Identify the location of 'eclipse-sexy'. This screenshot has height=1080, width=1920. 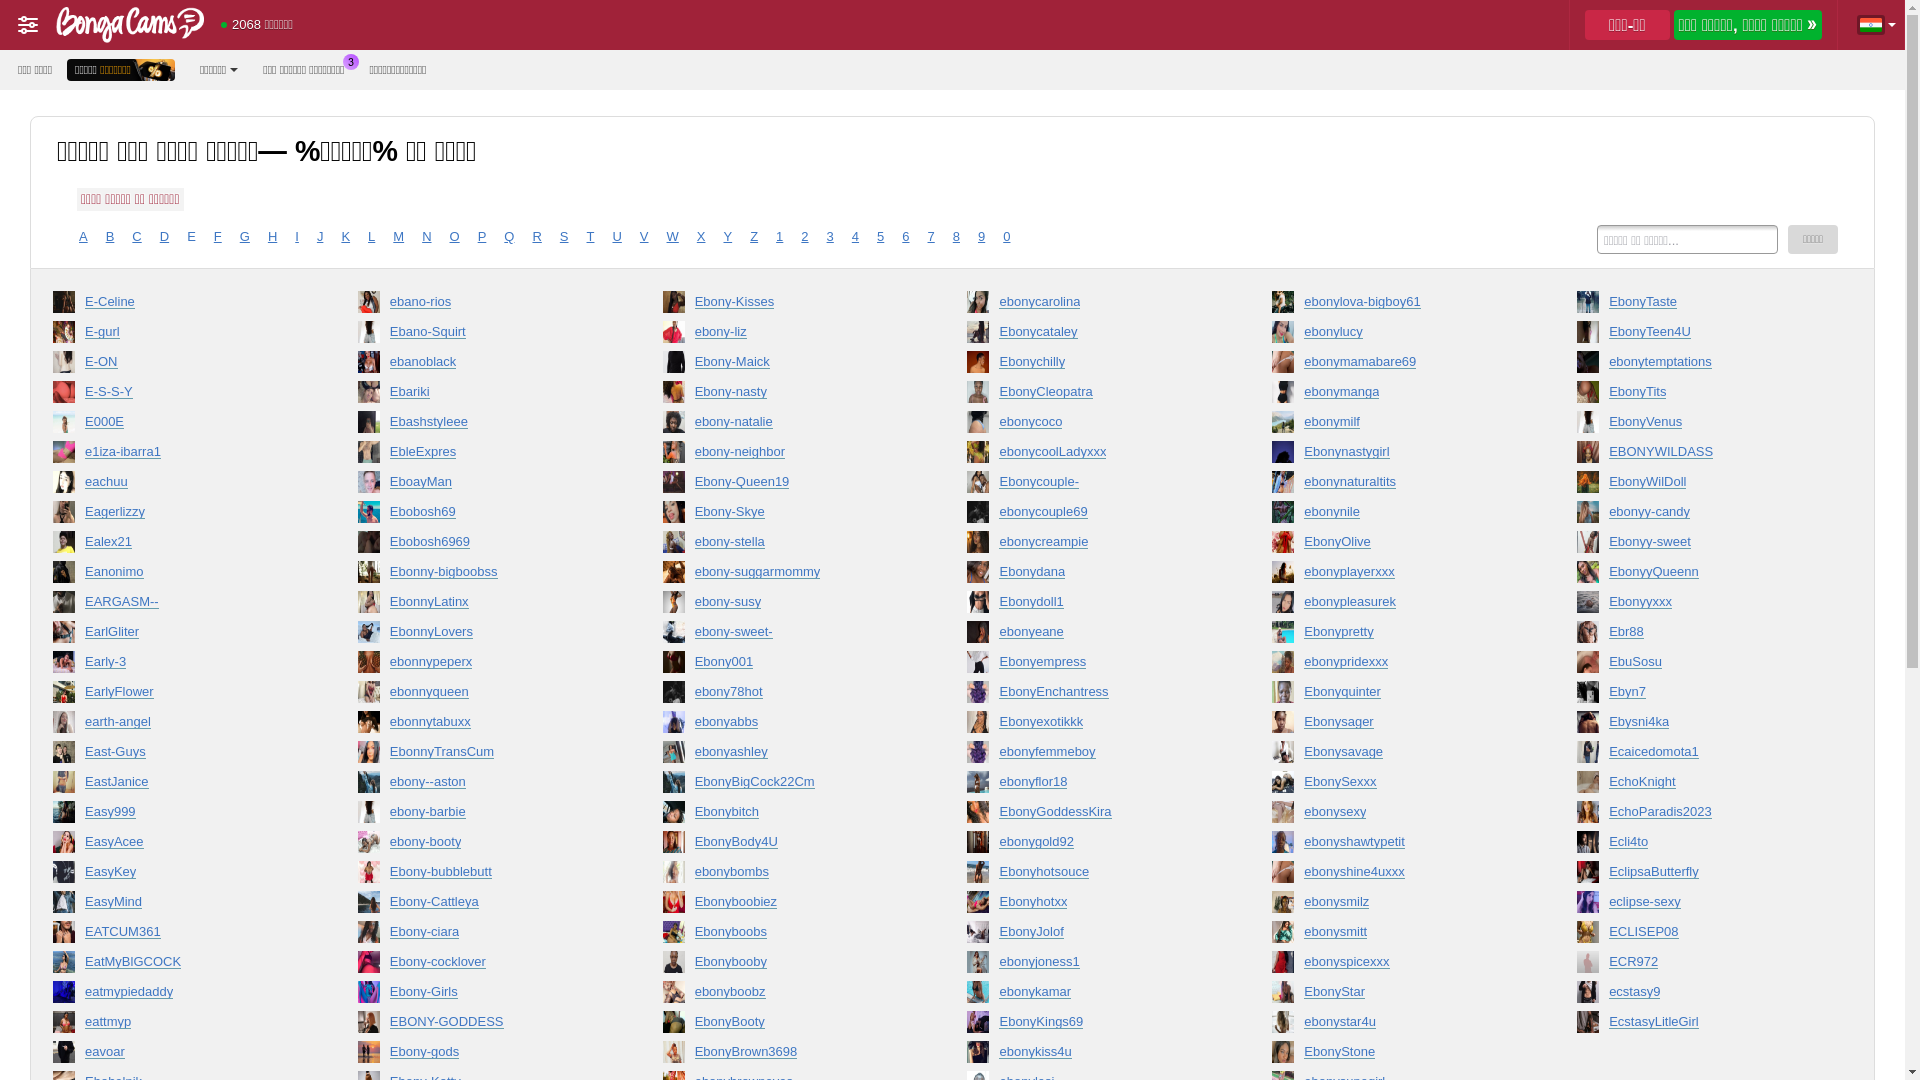
(1699, 906).